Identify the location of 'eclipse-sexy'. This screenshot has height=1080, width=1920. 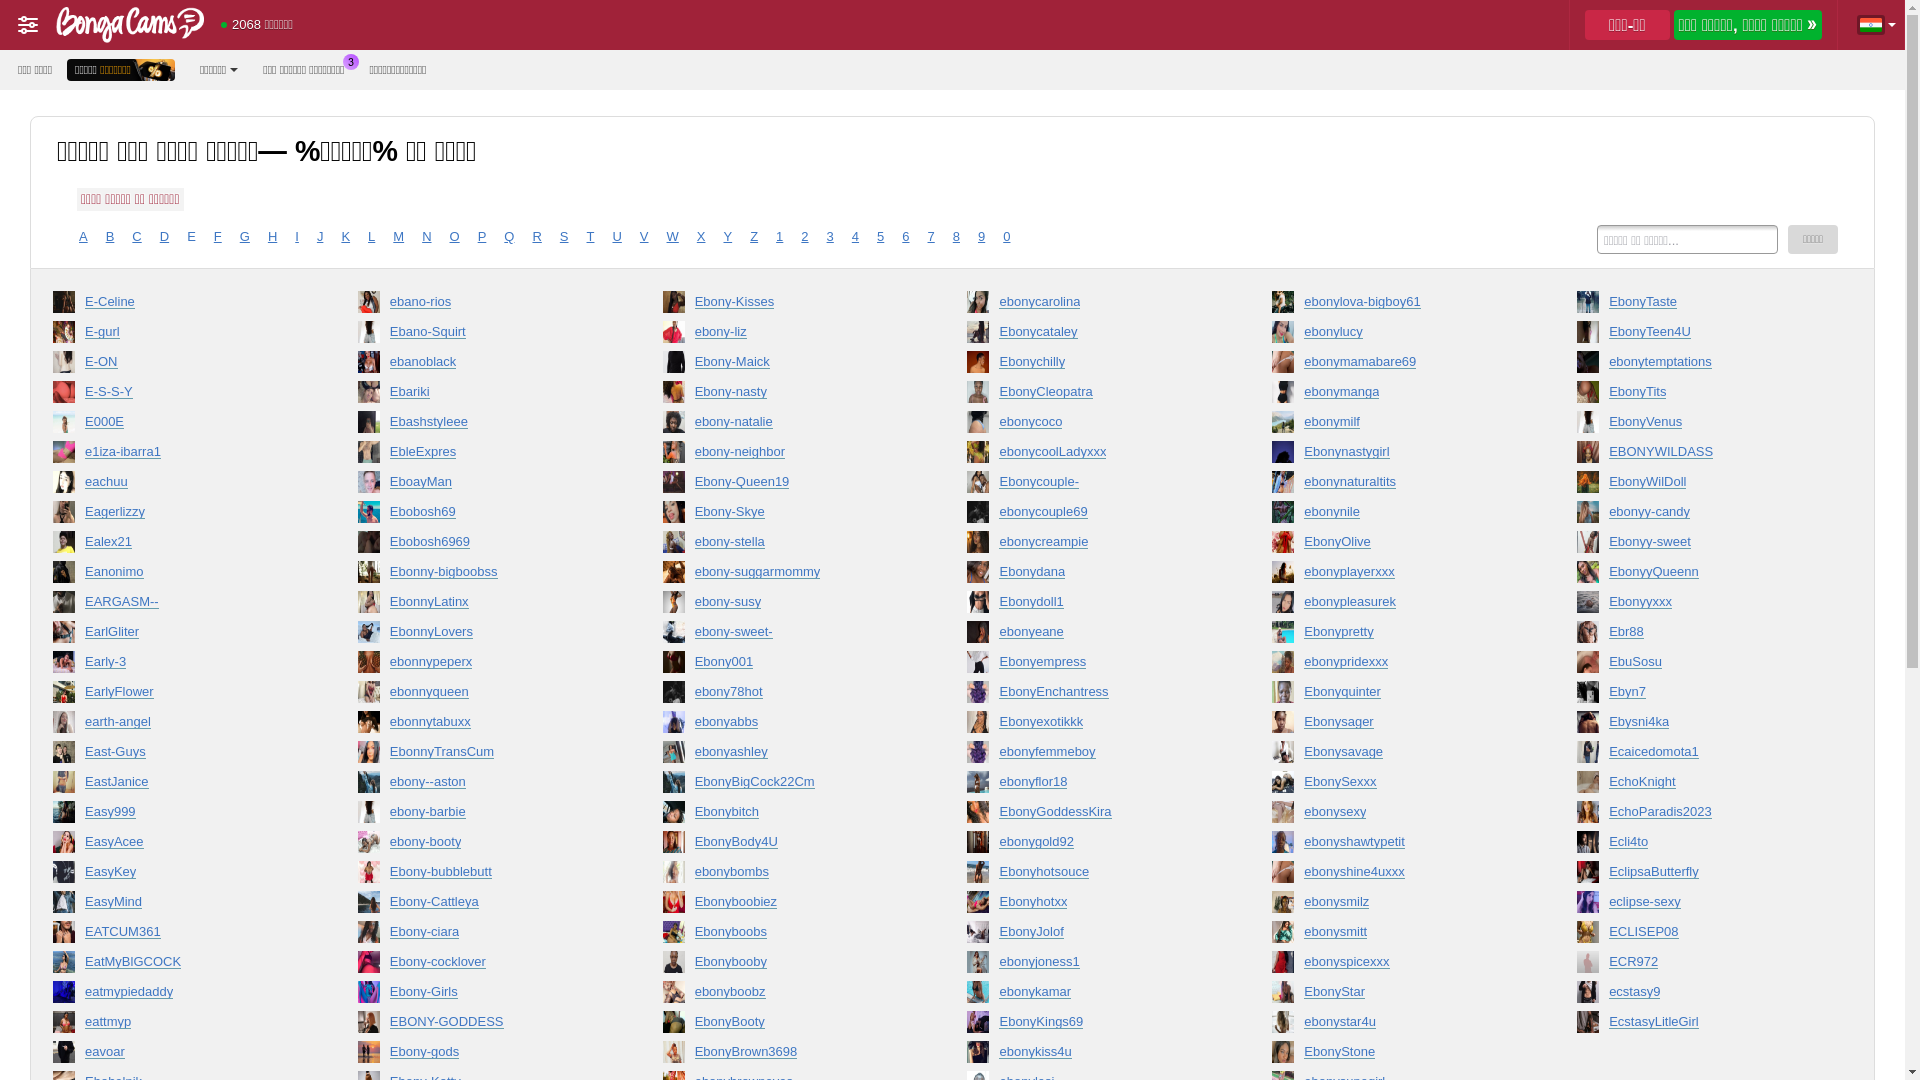
(1699, 906).